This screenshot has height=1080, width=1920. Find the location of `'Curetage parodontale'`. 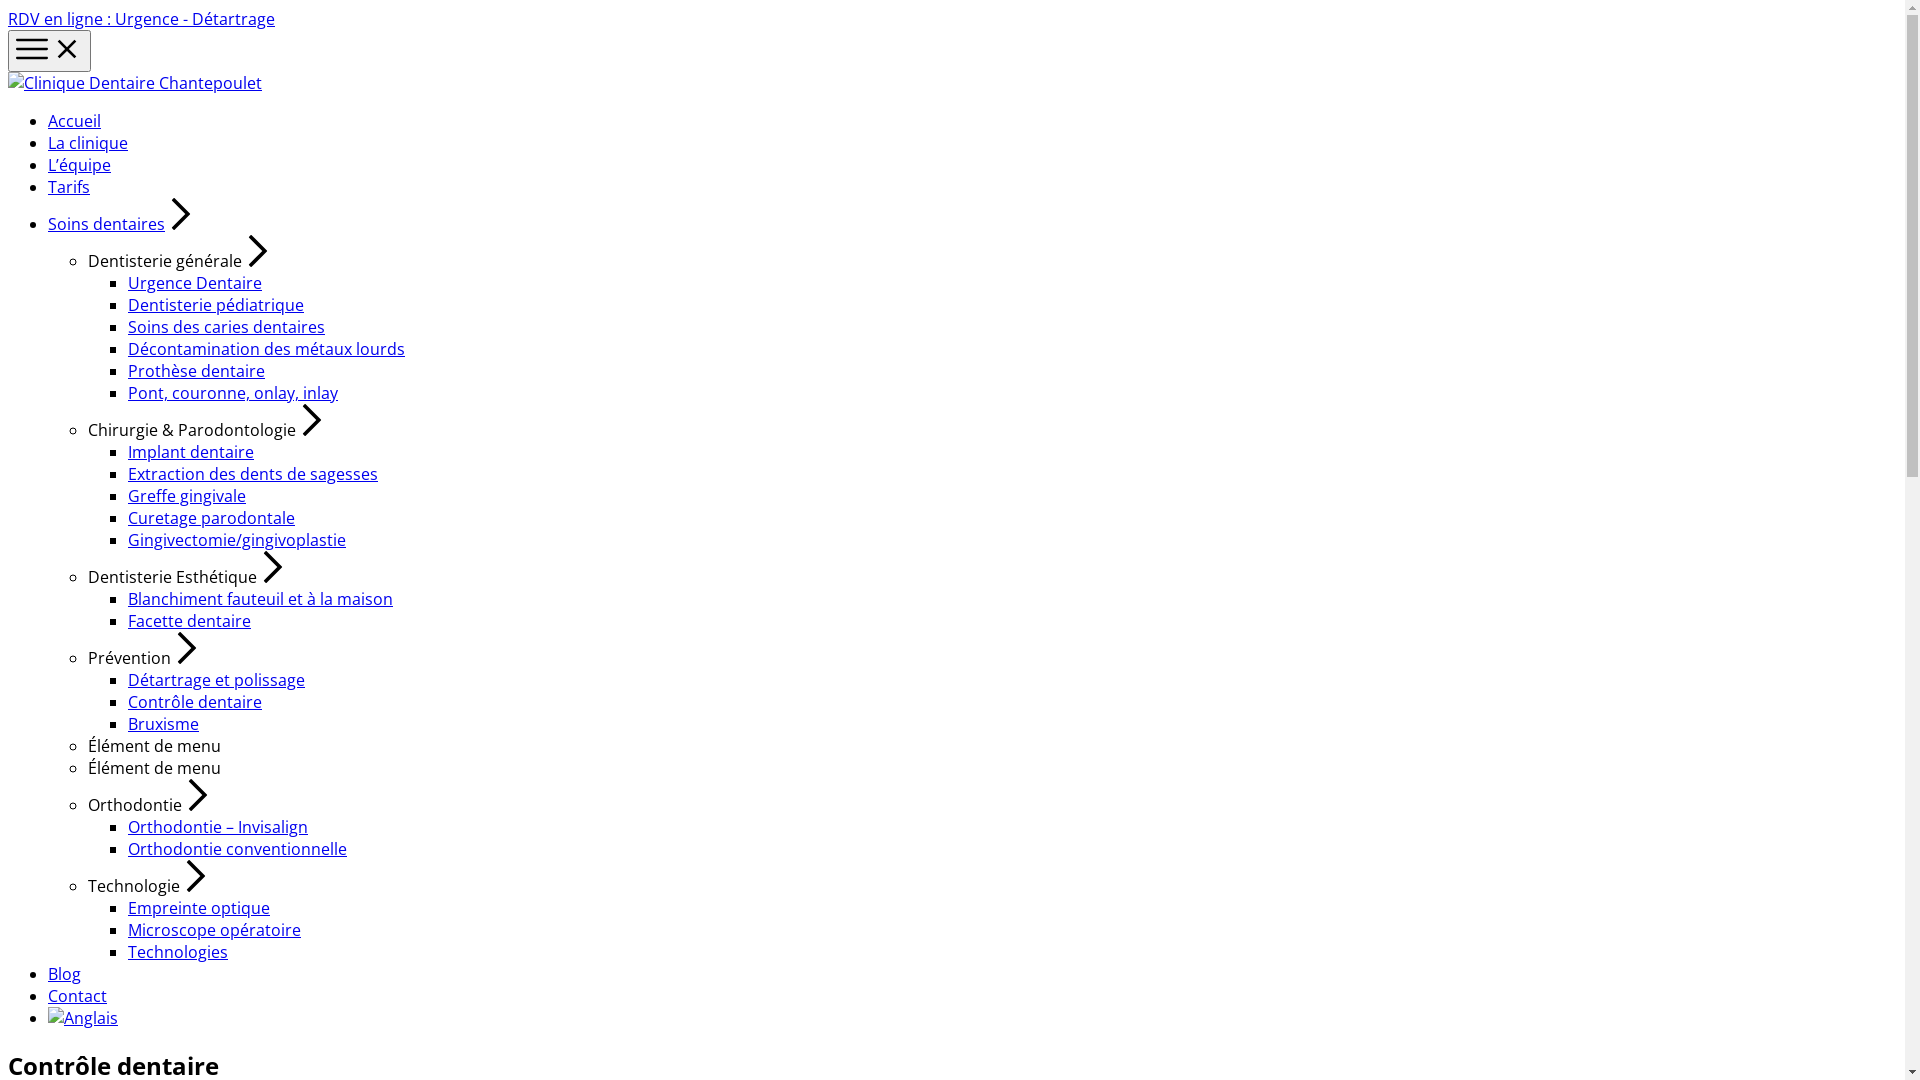

'Curetage parodontale' is located at coordinates (211, 516).